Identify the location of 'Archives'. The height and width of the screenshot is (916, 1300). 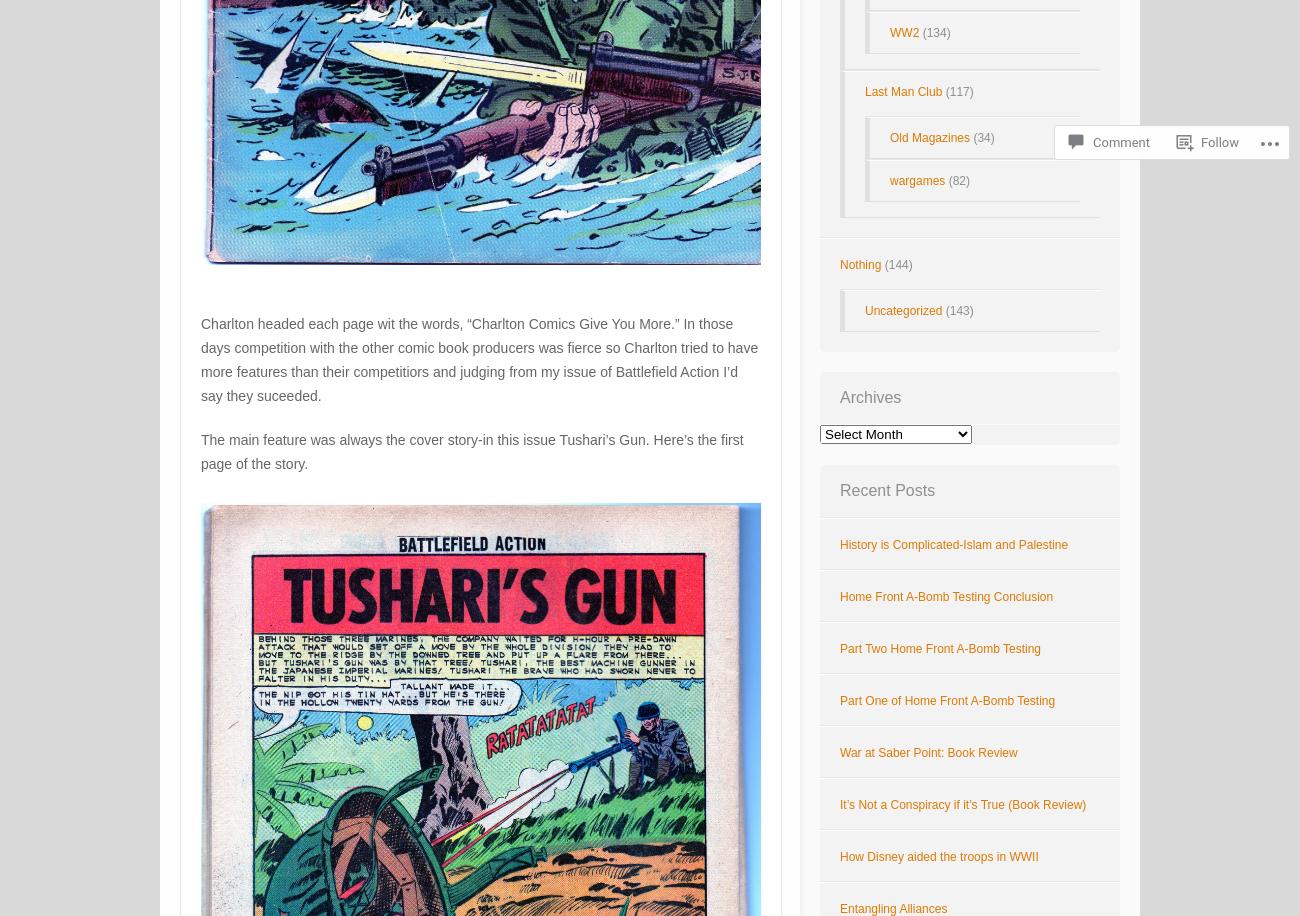
(869, 397).